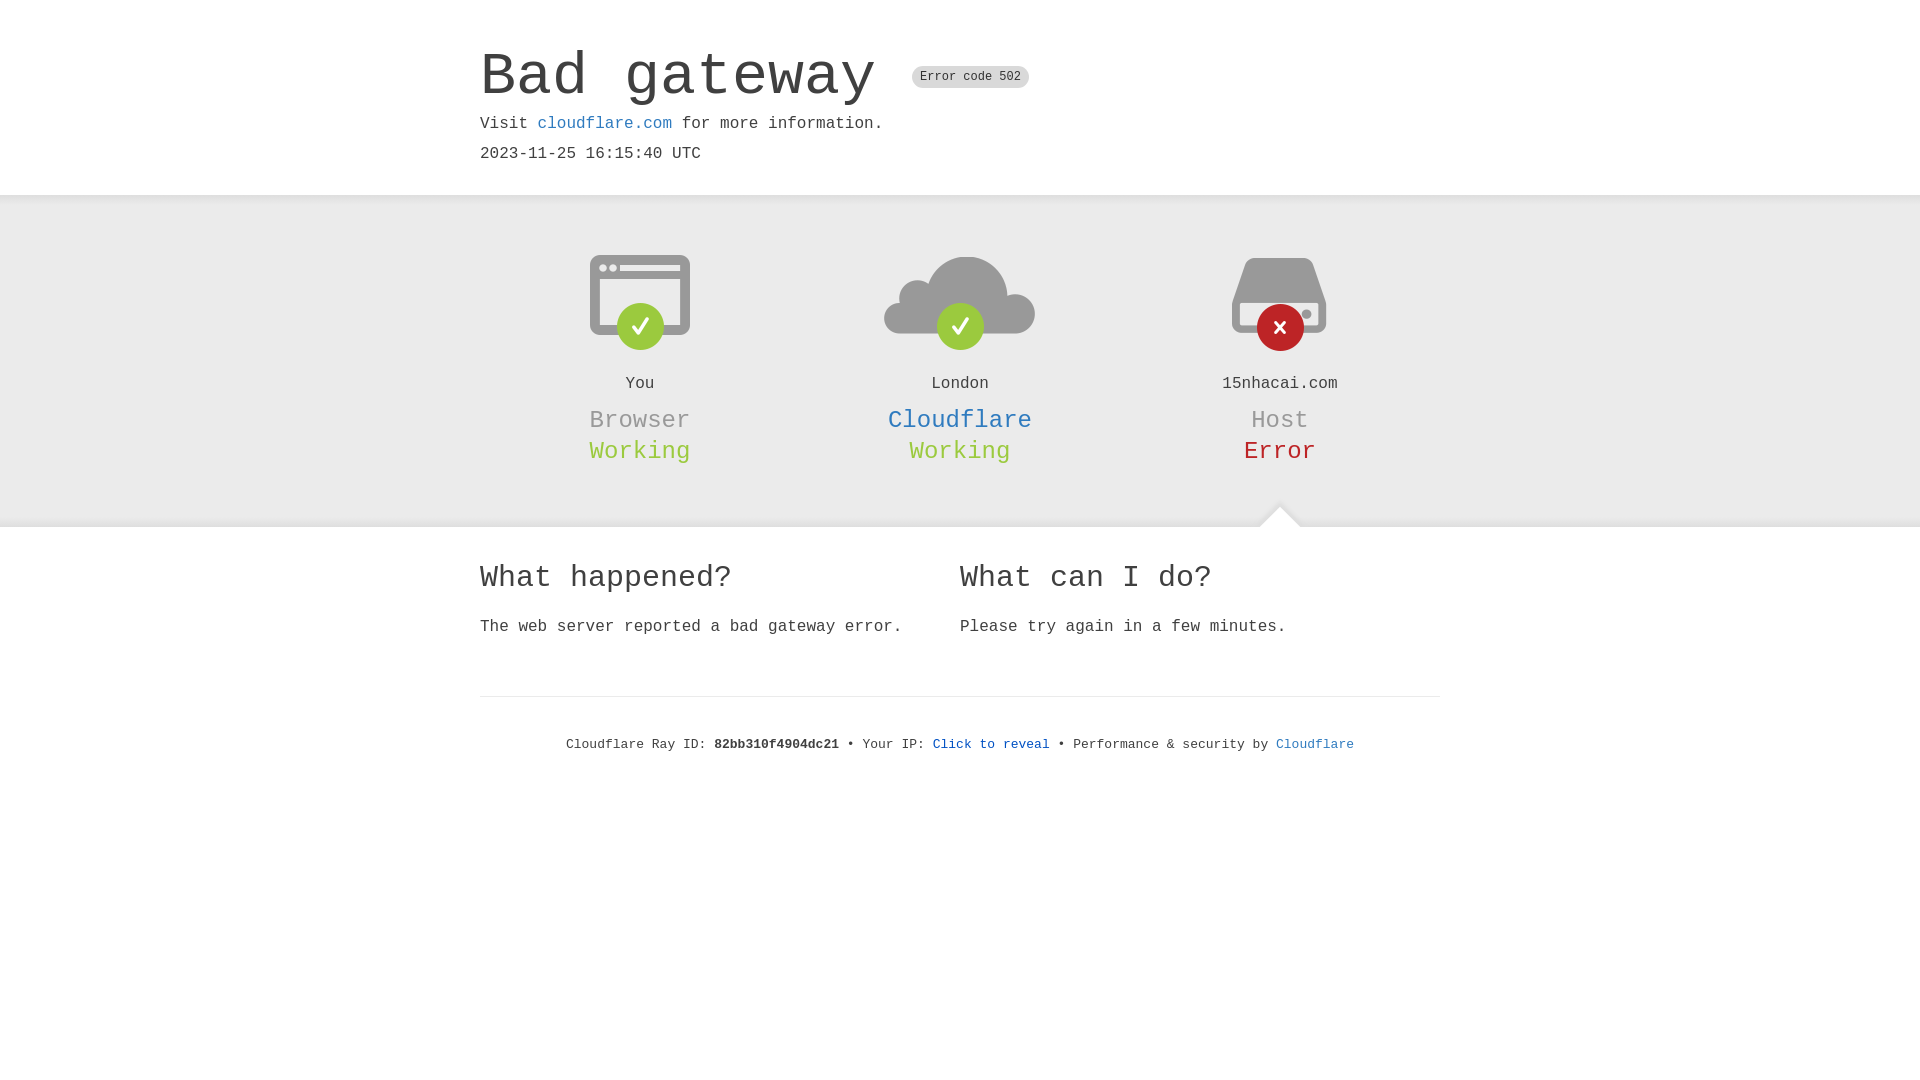  Describe the element at coordinates (1315, 744) in the screenshot. I see `'Cloudflare'` at that location.